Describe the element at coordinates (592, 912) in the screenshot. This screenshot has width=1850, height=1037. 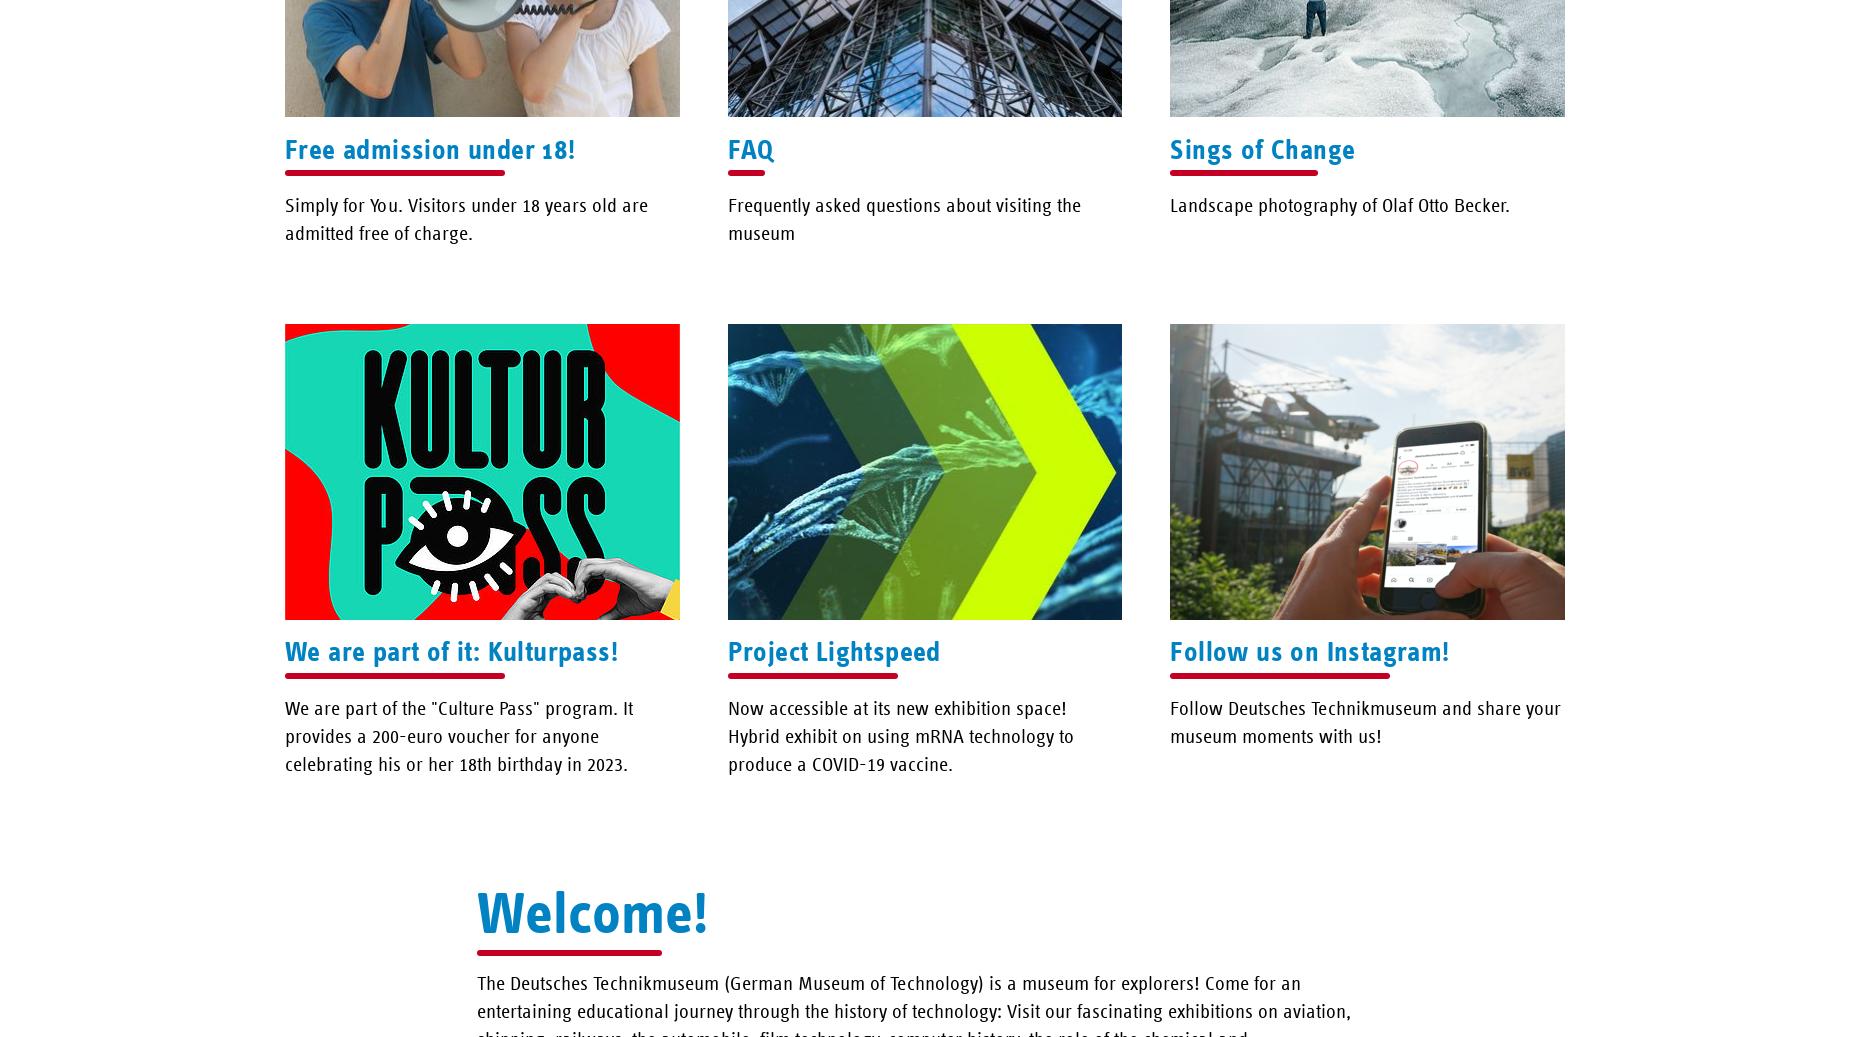
I see `'Welcome!'` at that location.